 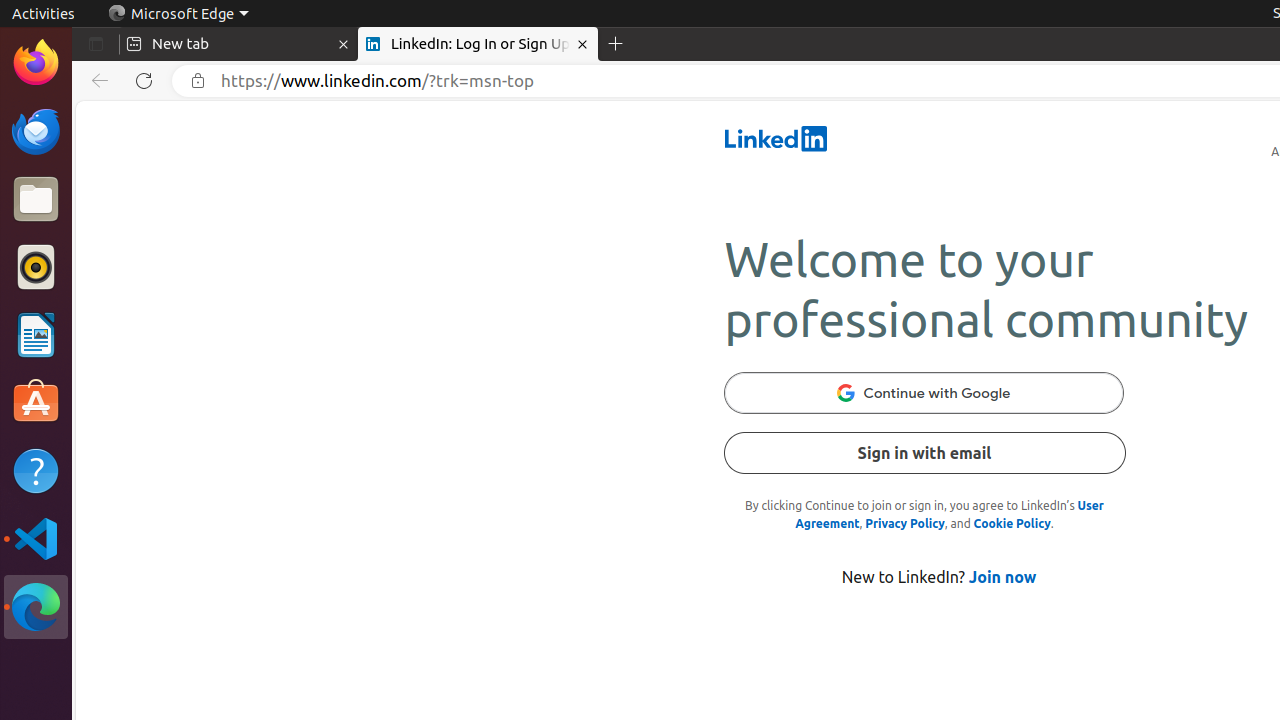 What do you see at coordinates (903, 522) in the screenshot?
I see `'Privacy Policy'` at bounding box center [903, 522].